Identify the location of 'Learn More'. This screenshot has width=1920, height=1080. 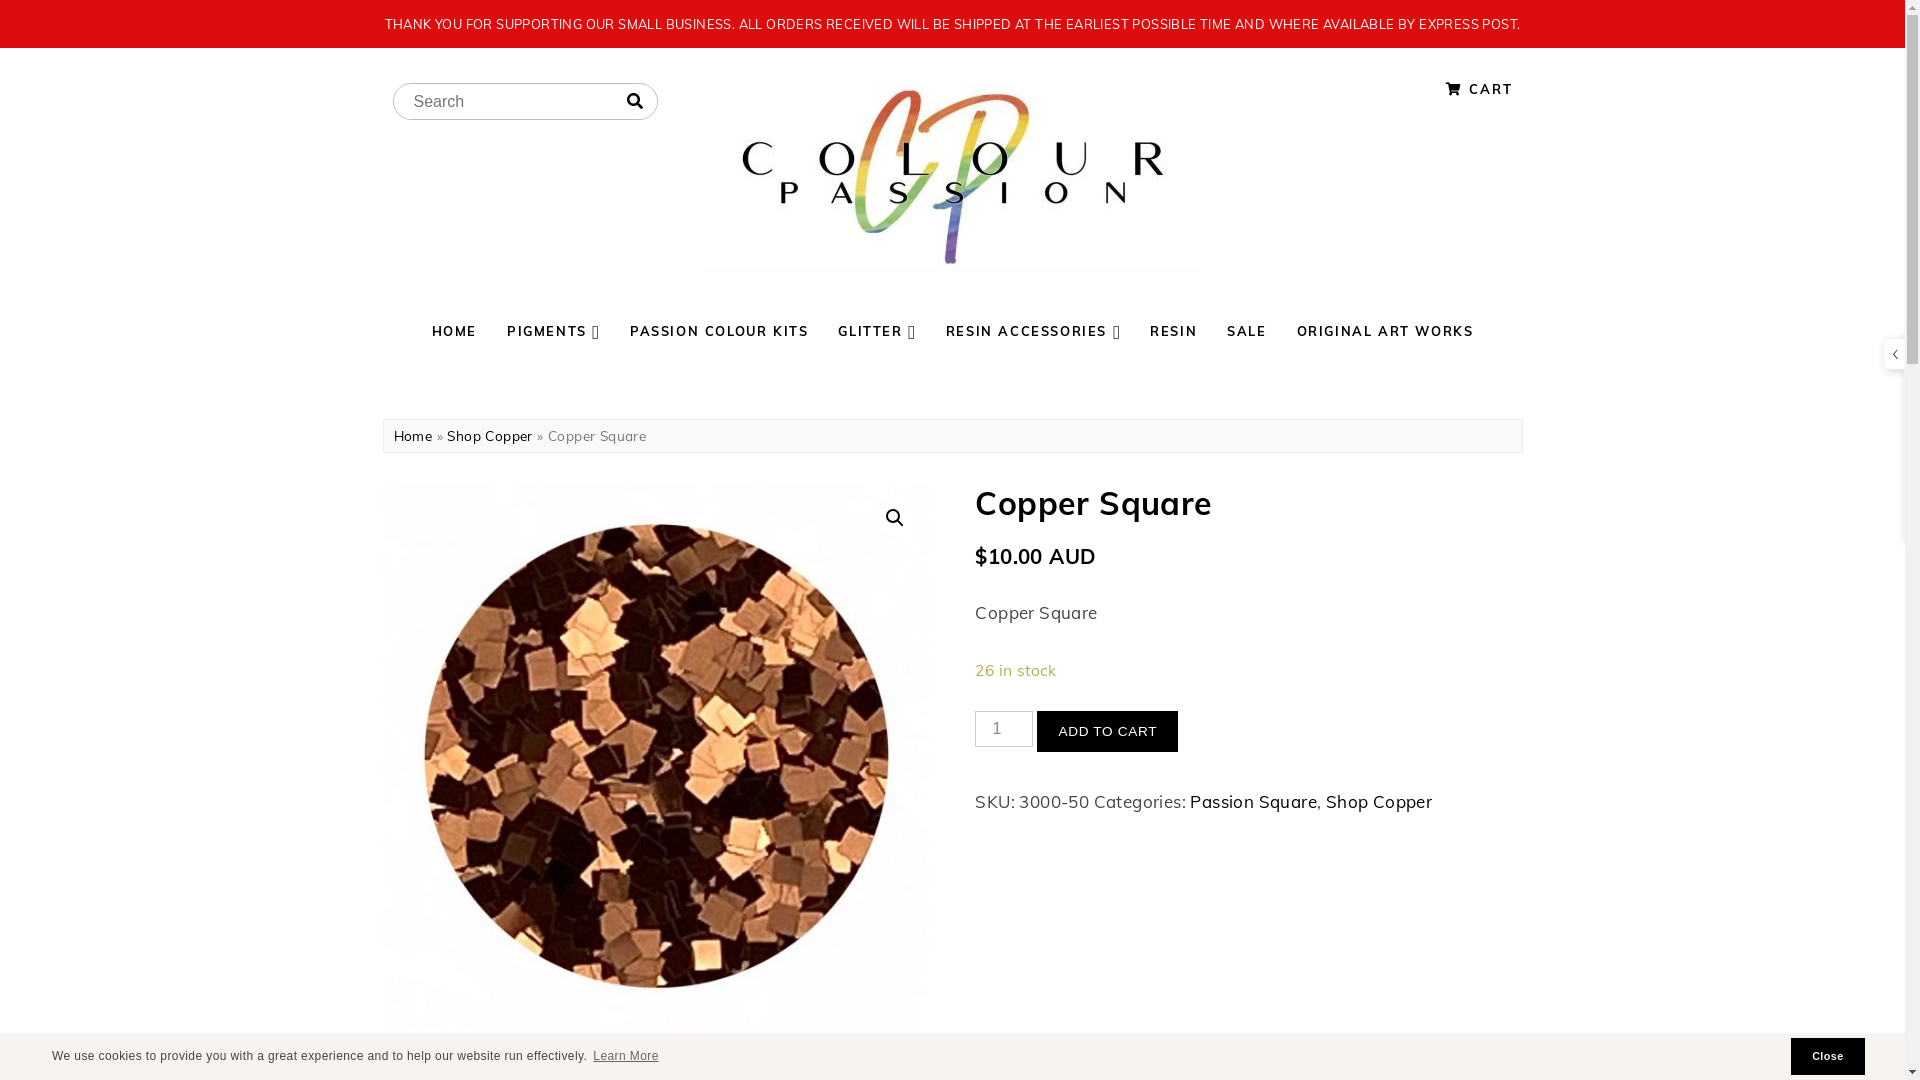
(624, 1055).